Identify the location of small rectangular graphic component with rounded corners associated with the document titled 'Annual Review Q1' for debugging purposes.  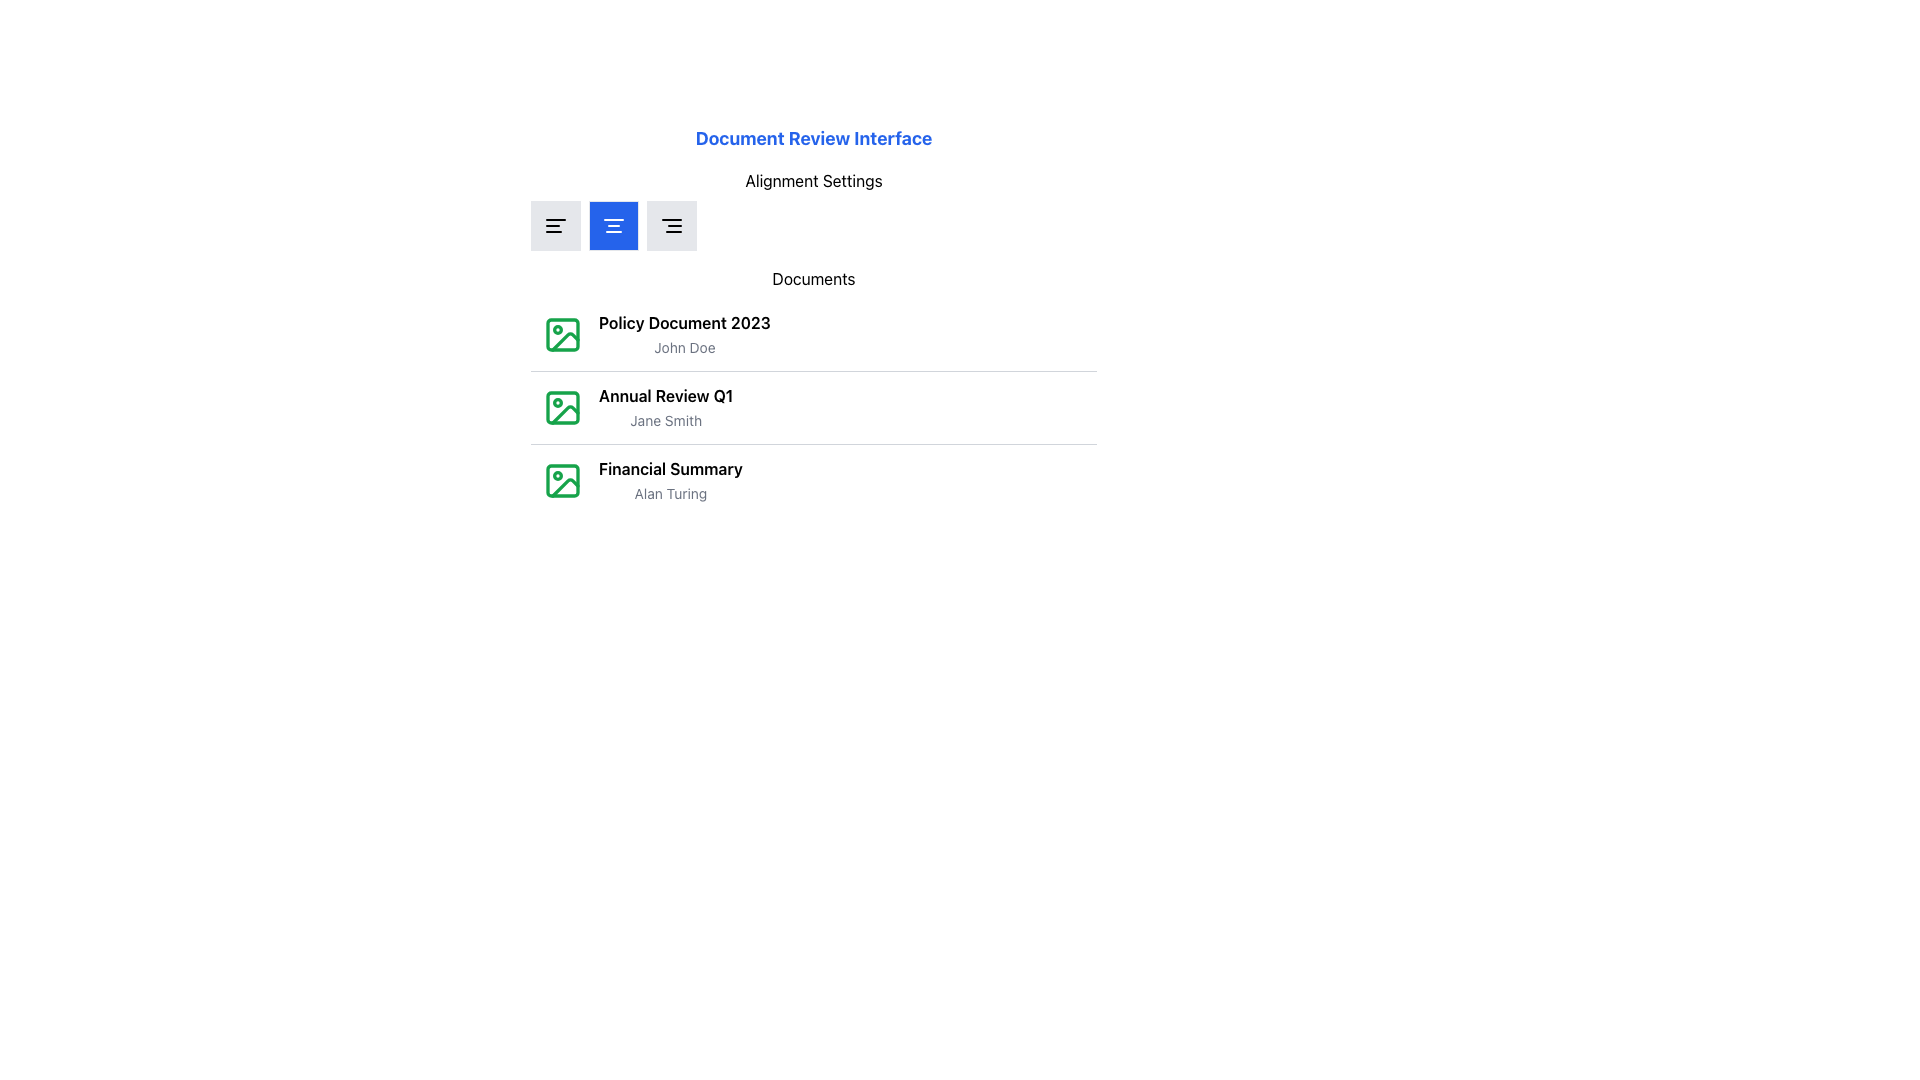
(561, 407).